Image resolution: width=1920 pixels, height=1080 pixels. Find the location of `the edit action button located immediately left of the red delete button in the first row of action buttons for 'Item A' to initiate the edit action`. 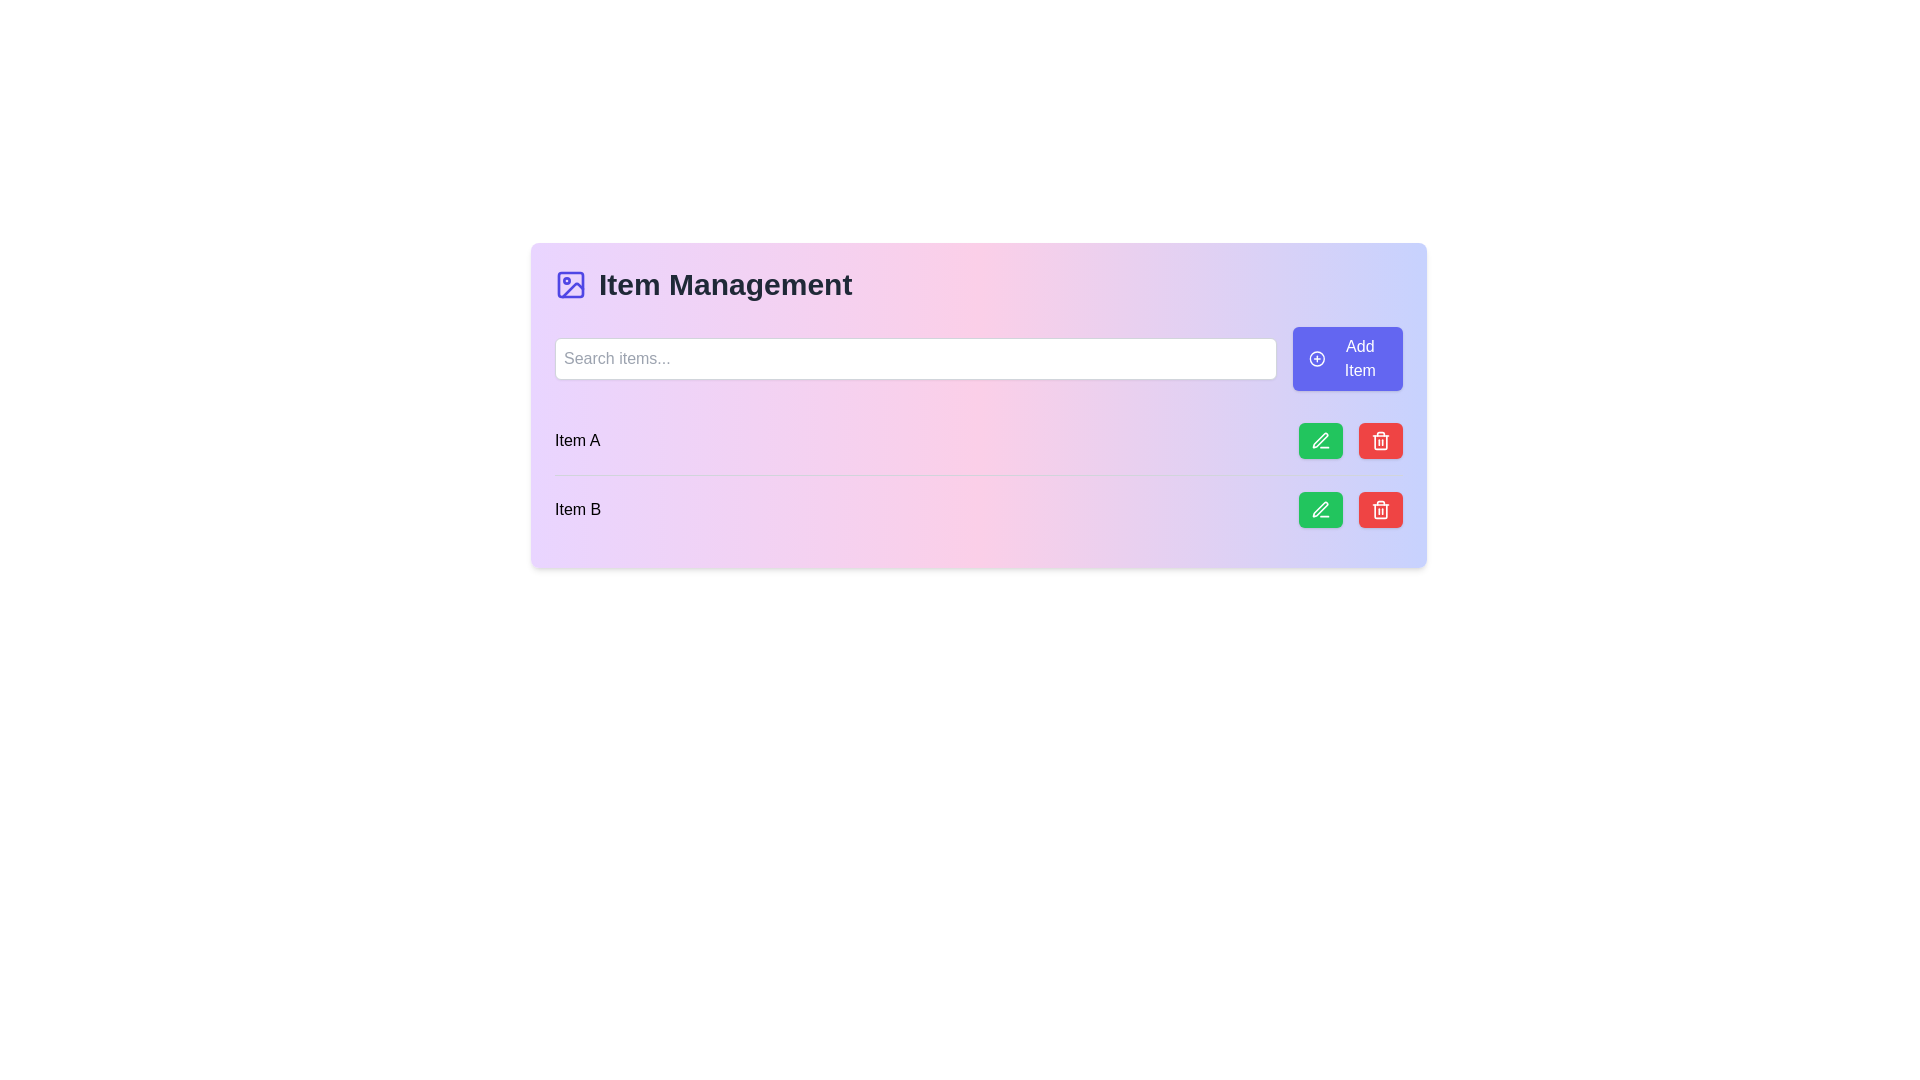

the edit action button located immediately left of the red delete button in the first row of action buttons for 'Item A' to initiate the edit action is located at coordinates (1320, 439).